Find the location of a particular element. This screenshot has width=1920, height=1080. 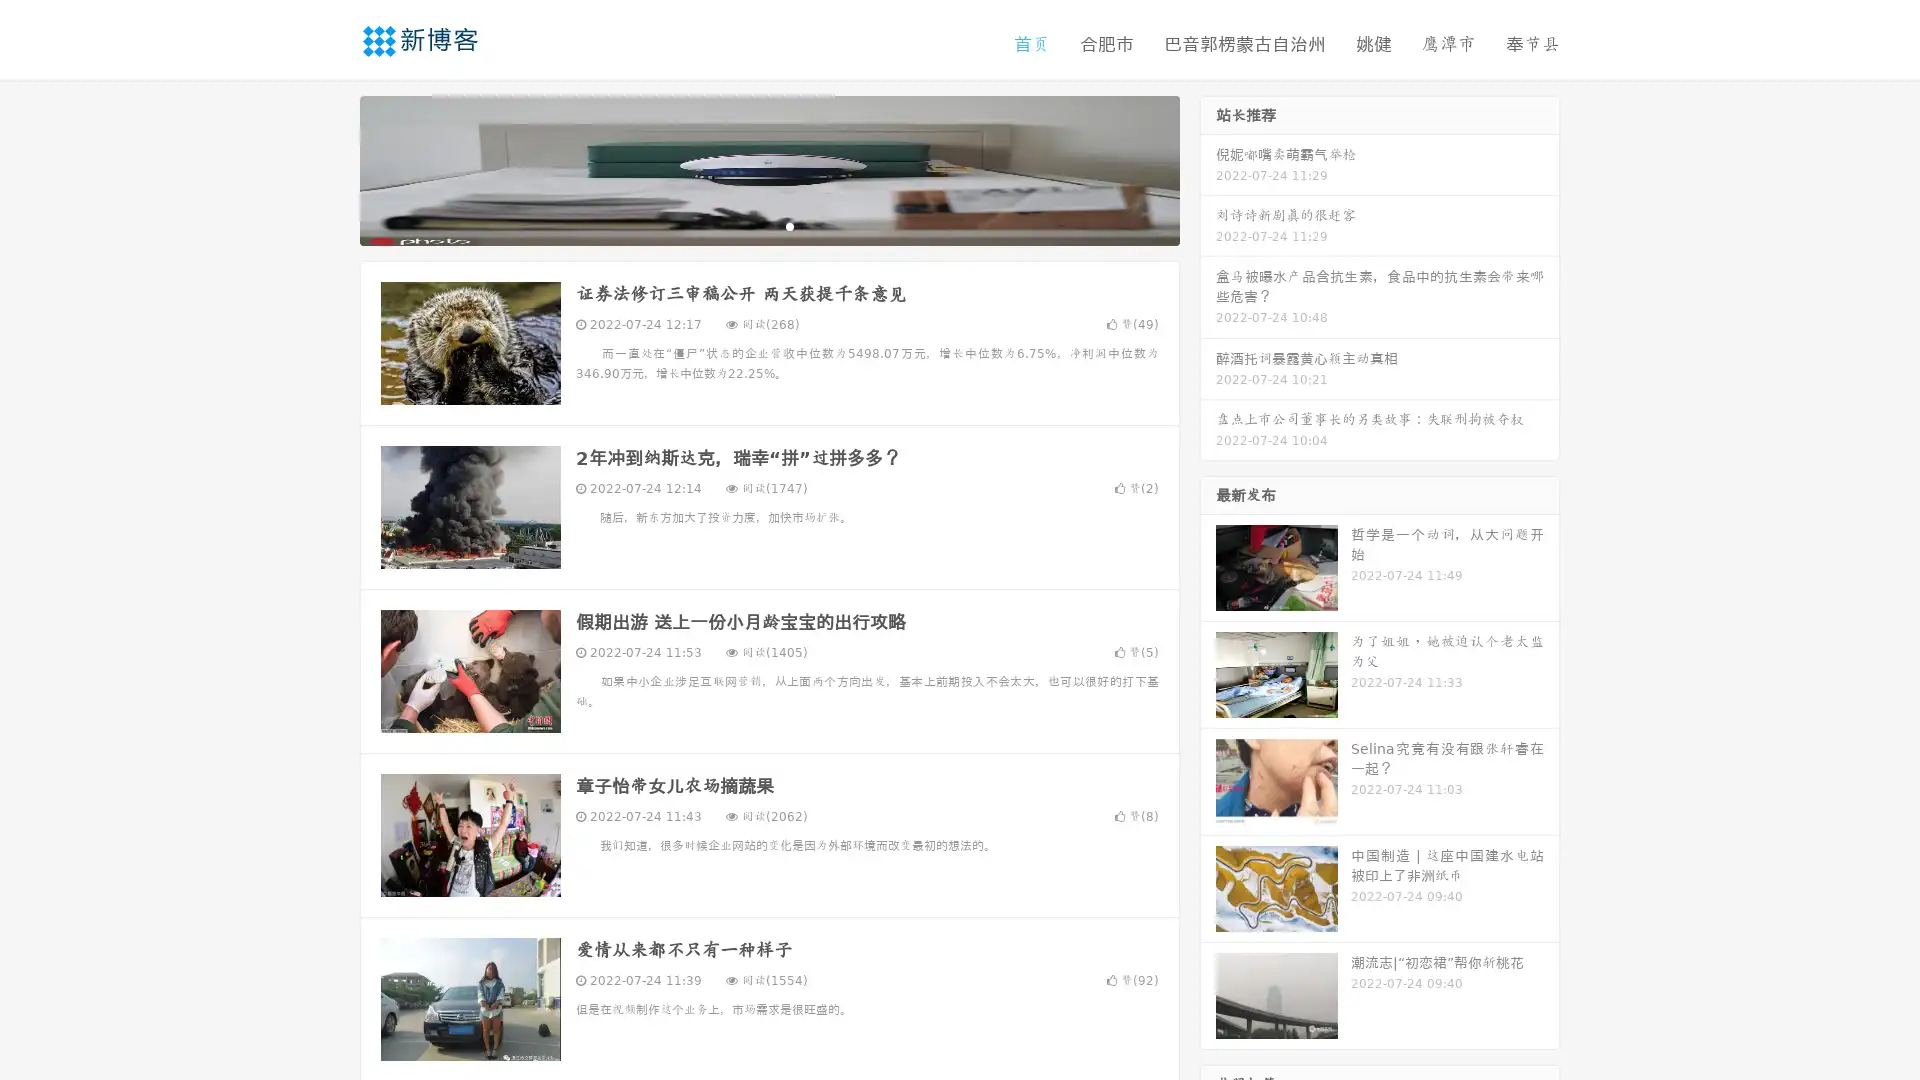

Go to slide 3 is located at coordinates (789, 225).